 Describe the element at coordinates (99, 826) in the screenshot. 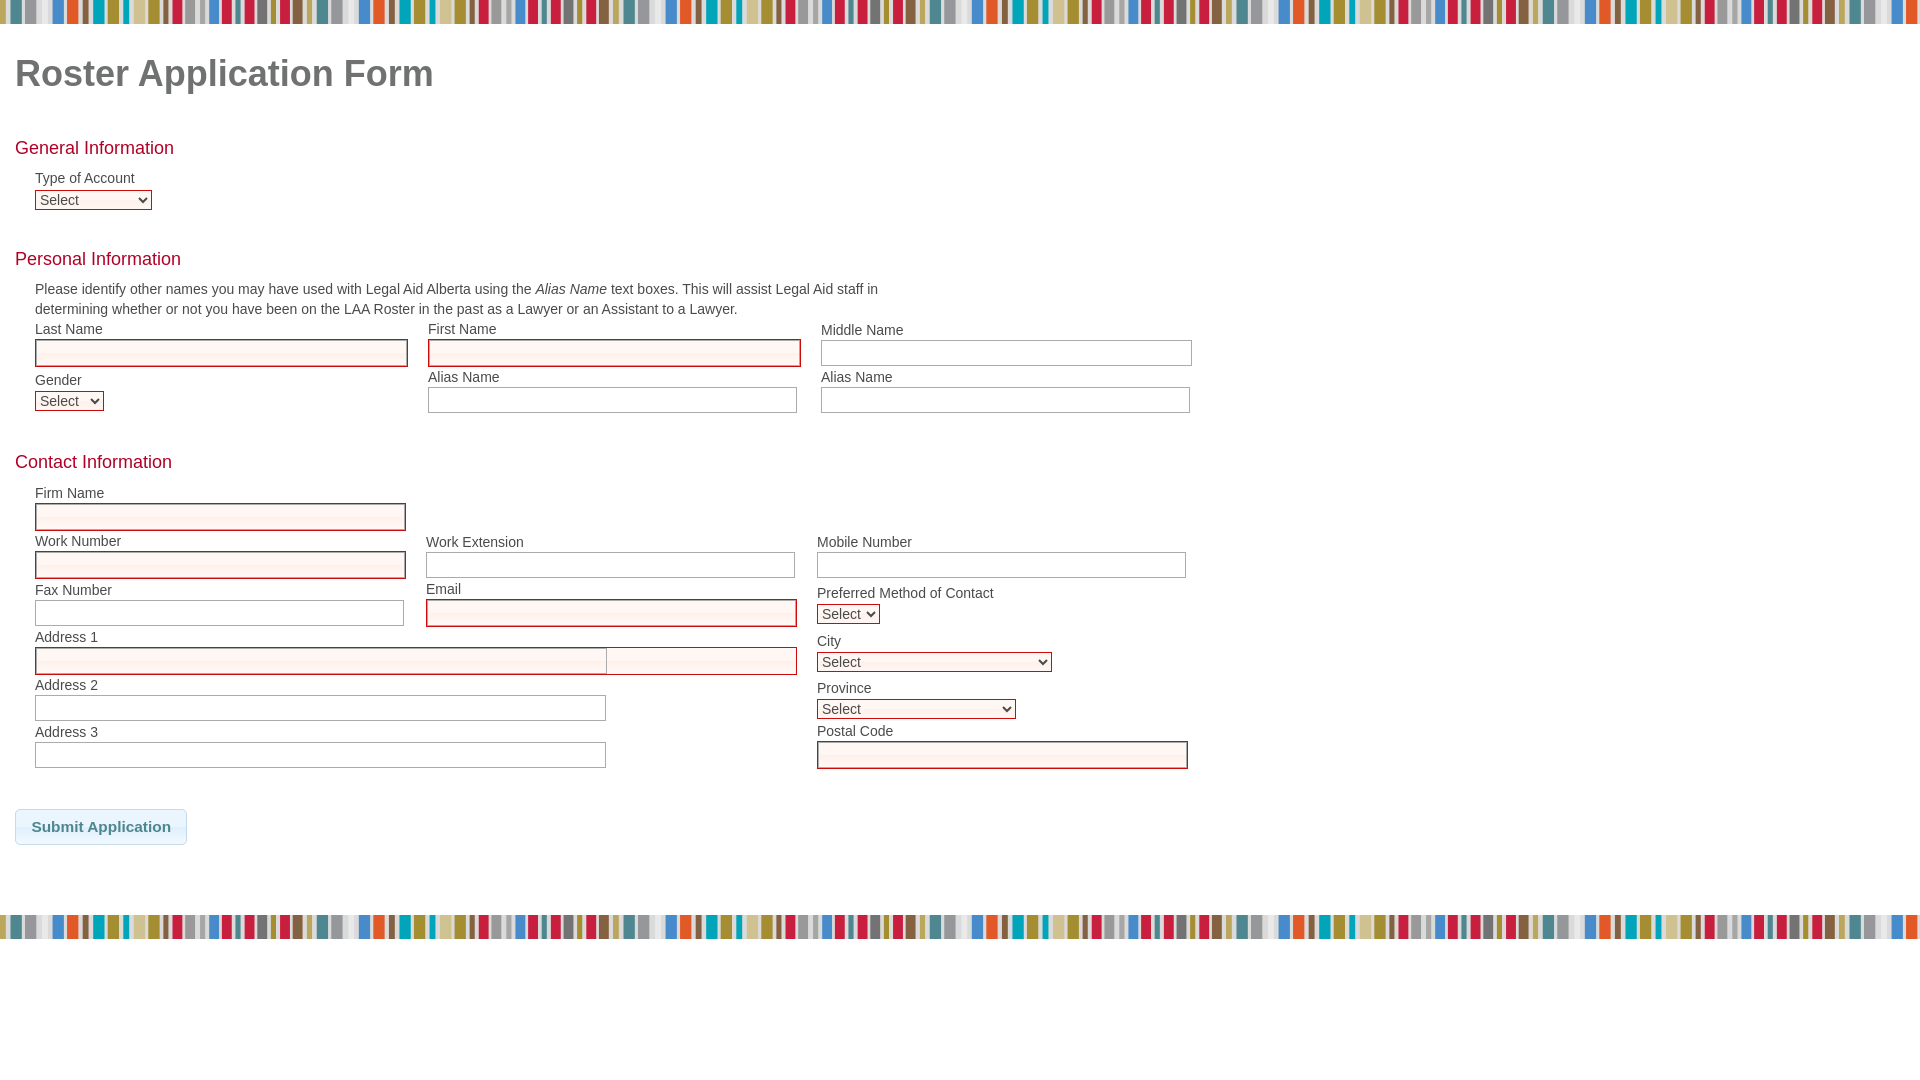

I see `'Submit Application'` at that location.